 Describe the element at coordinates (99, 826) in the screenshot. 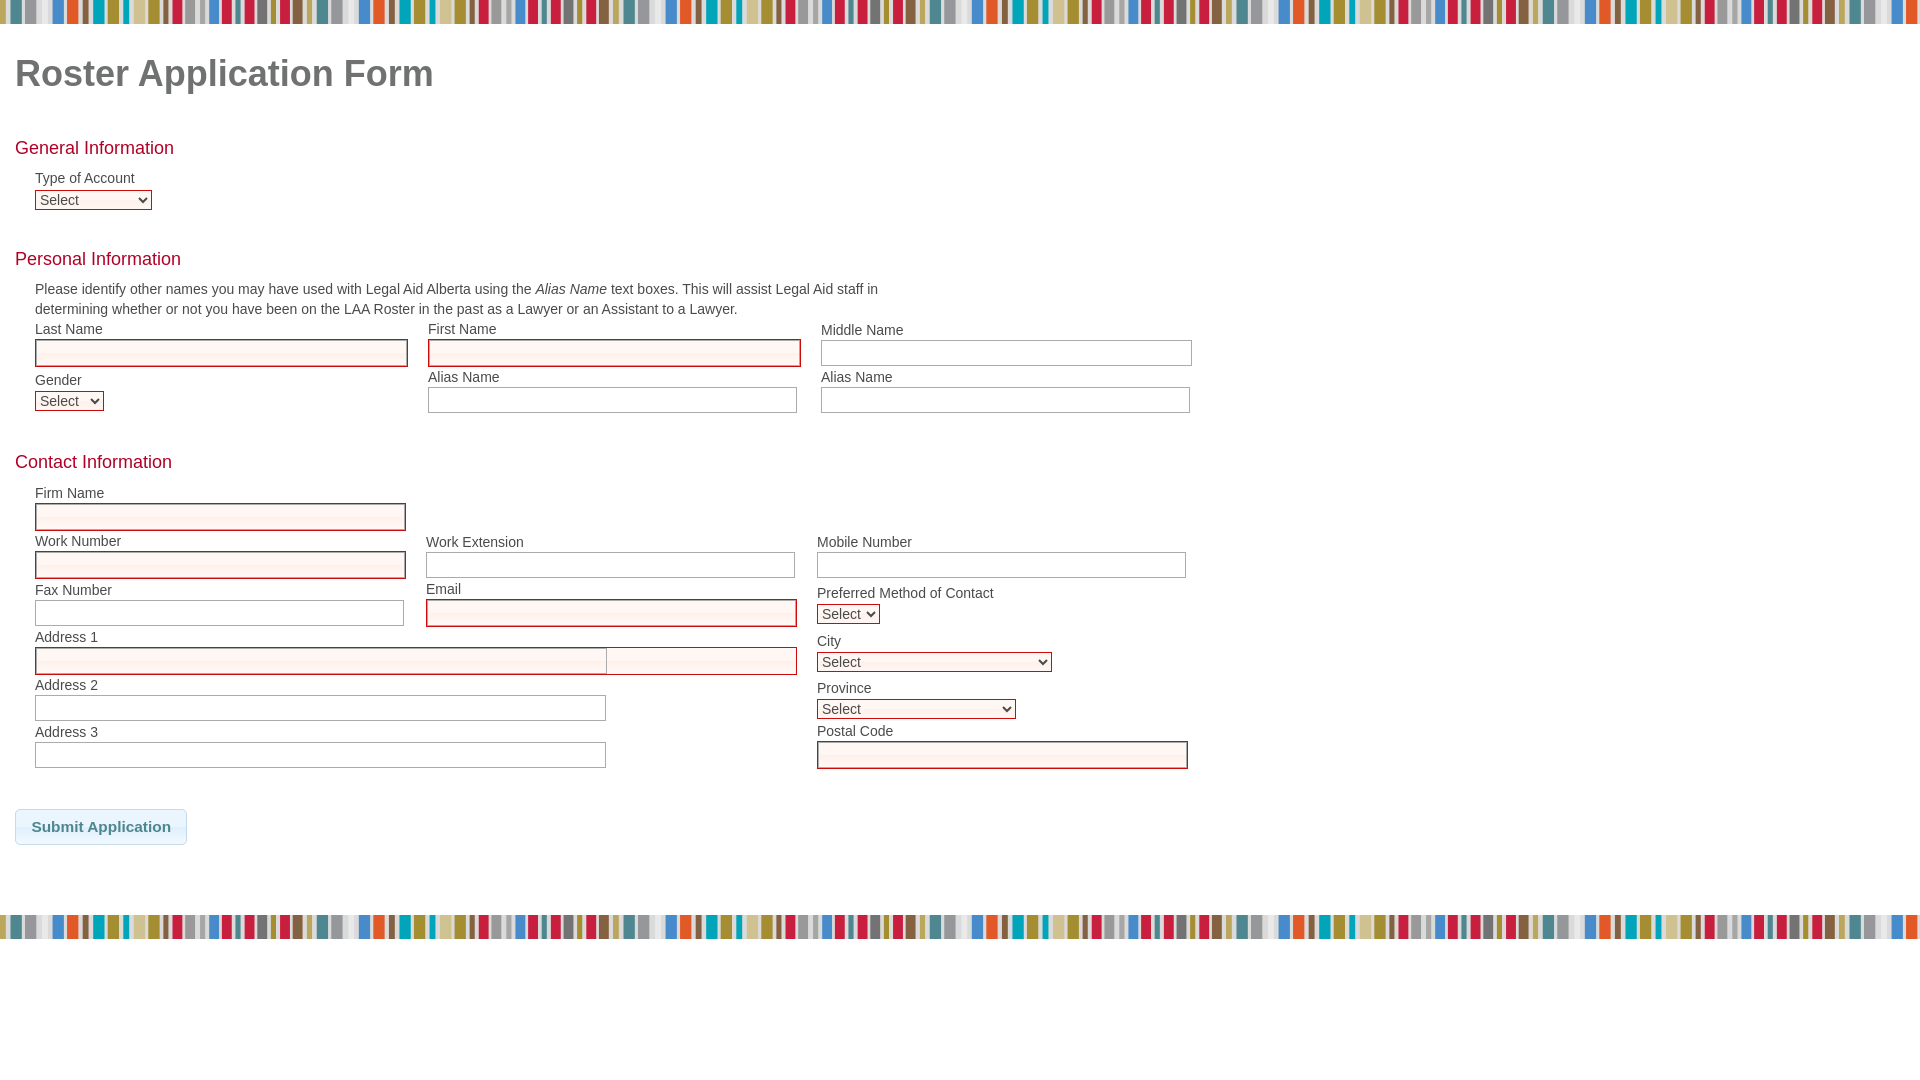

I see `'Submit Application'` at that location.